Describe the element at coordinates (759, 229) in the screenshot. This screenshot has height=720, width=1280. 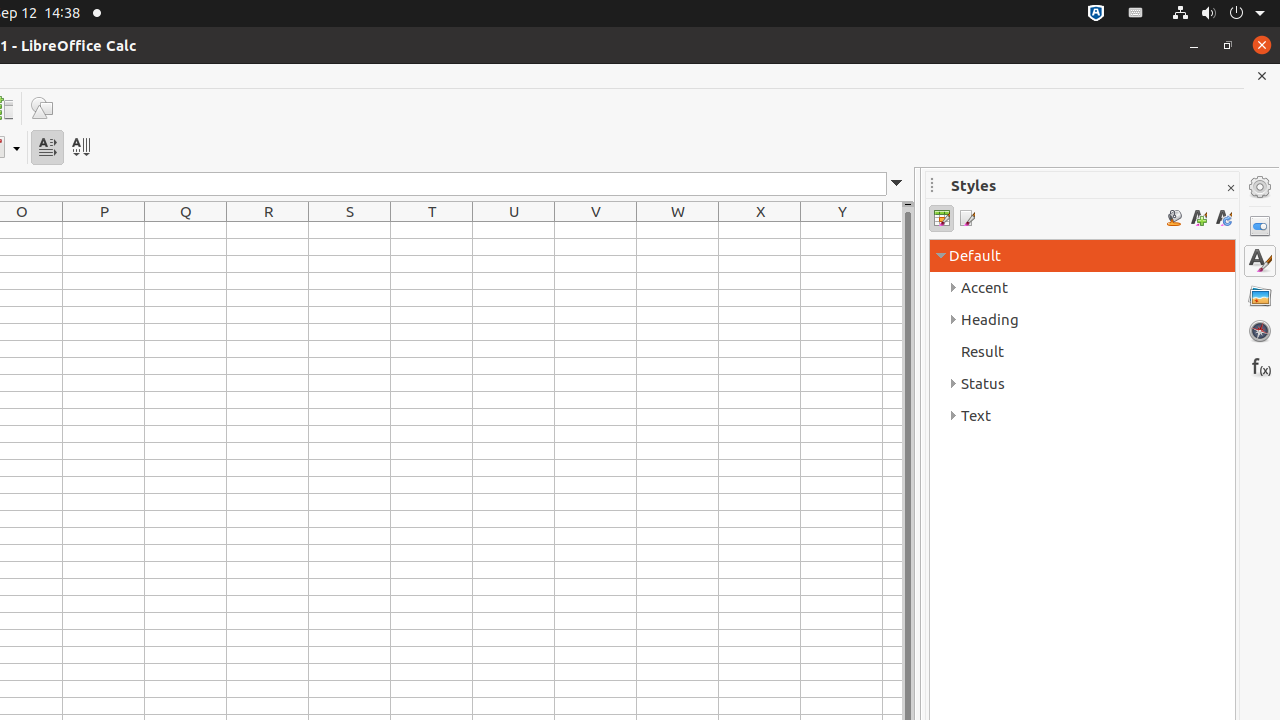
I see `'X1'` at that location.